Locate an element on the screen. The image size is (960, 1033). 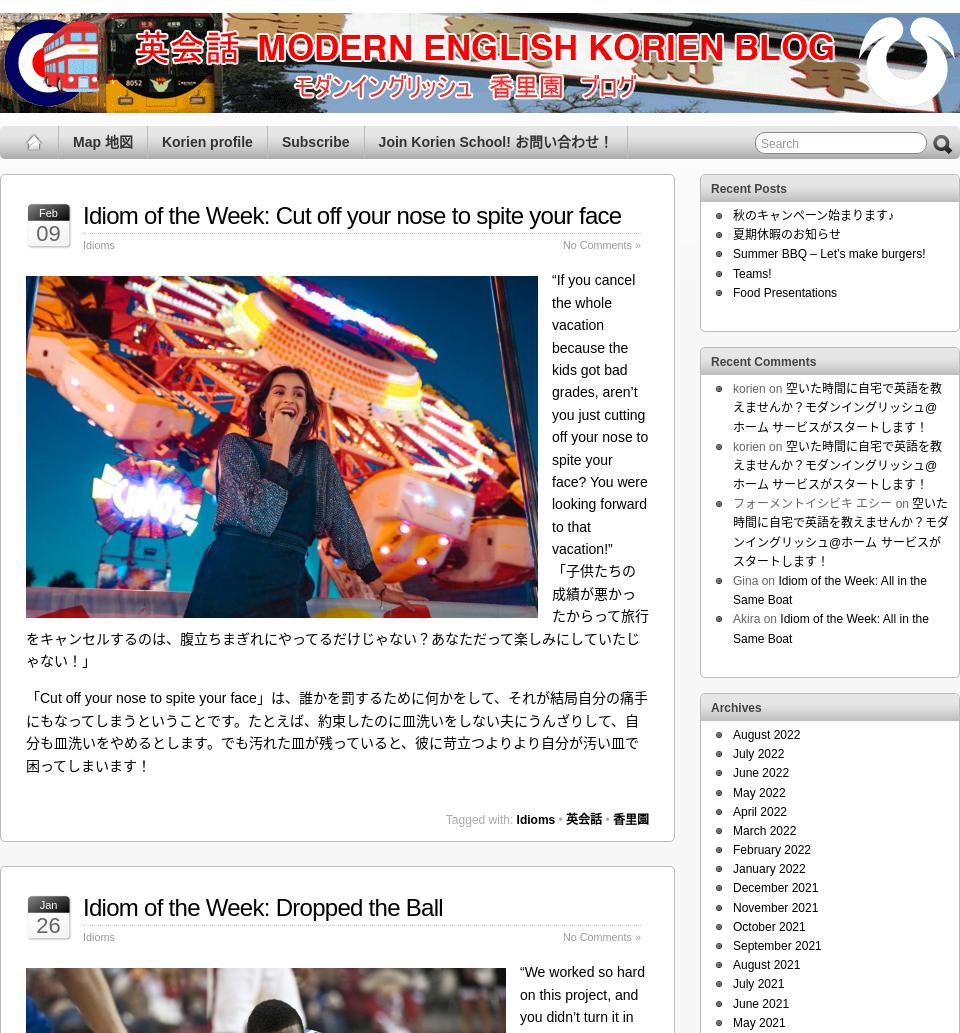
'09' is located at coordinates (47, 232).